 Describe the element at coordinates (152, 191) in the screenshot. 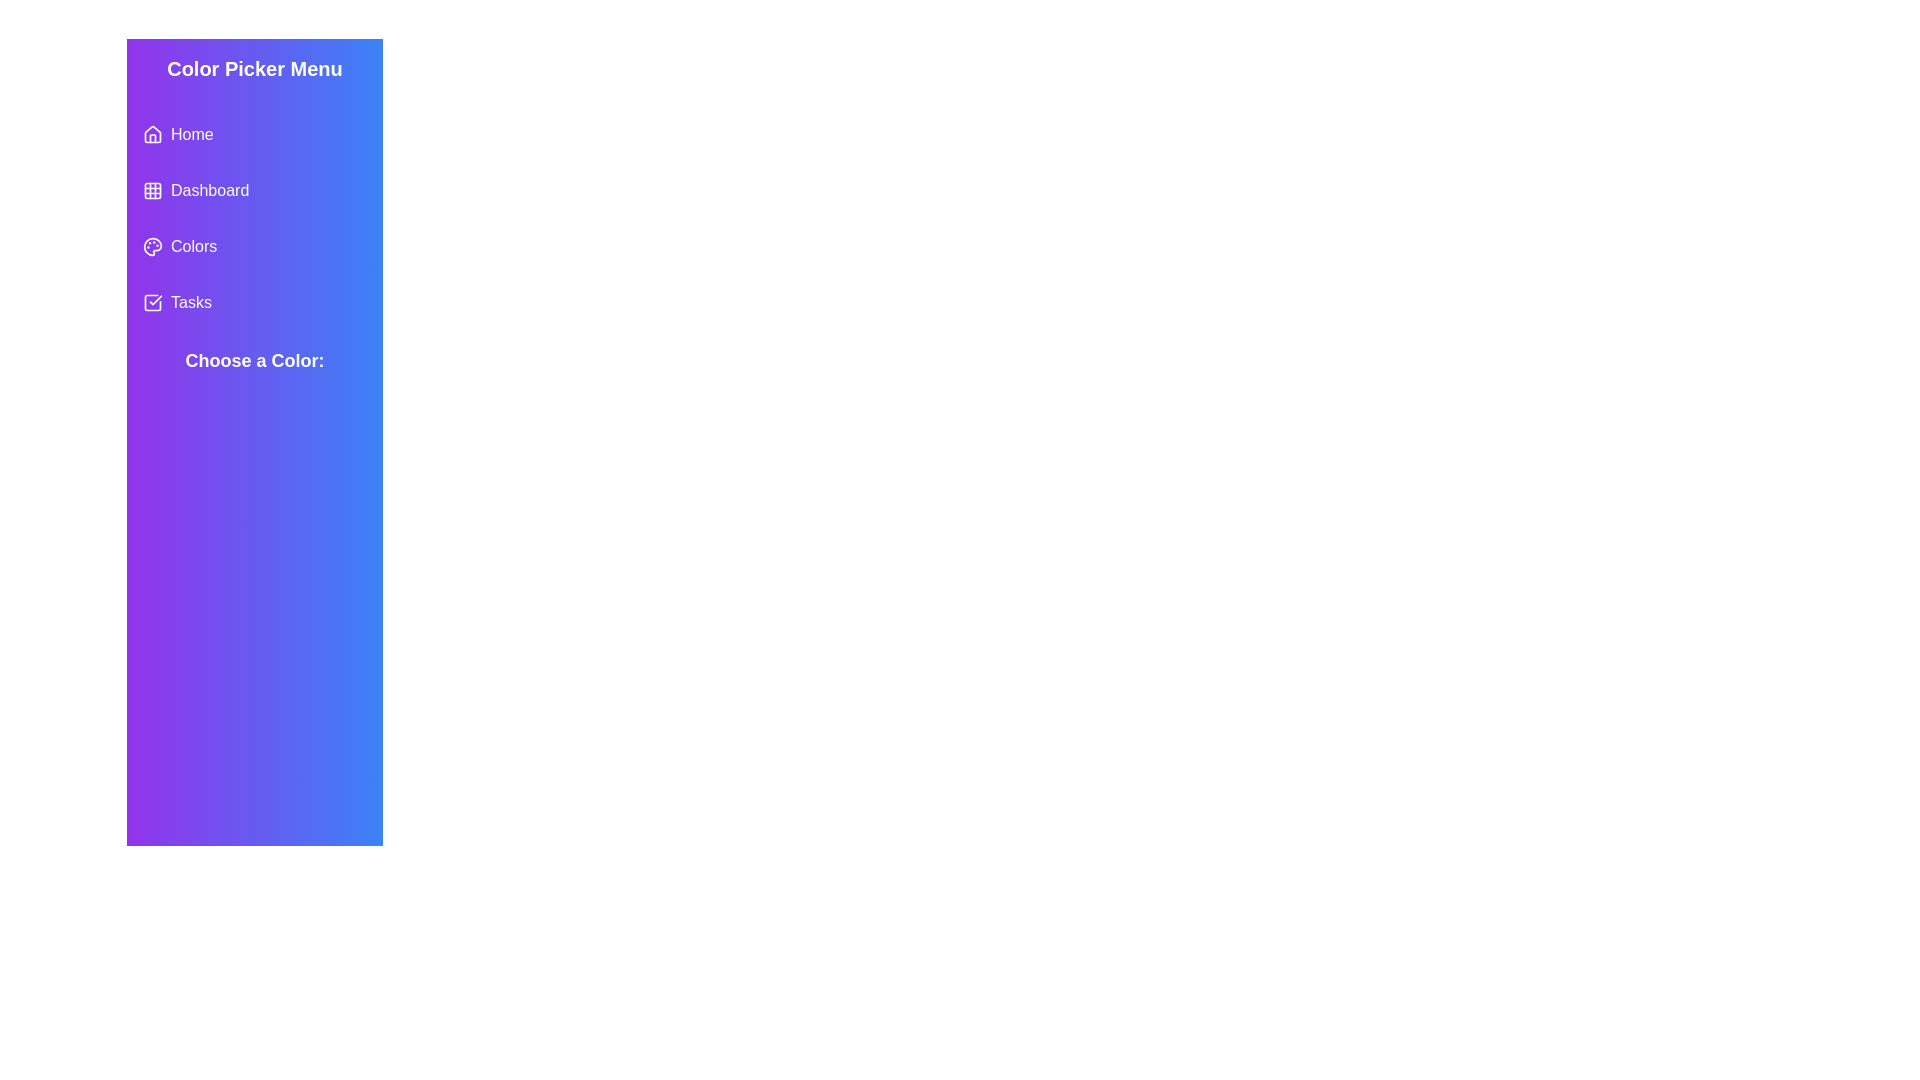

I see `the central rounded rectangle grid cell of the SVG-based icon for interaction` at that location.